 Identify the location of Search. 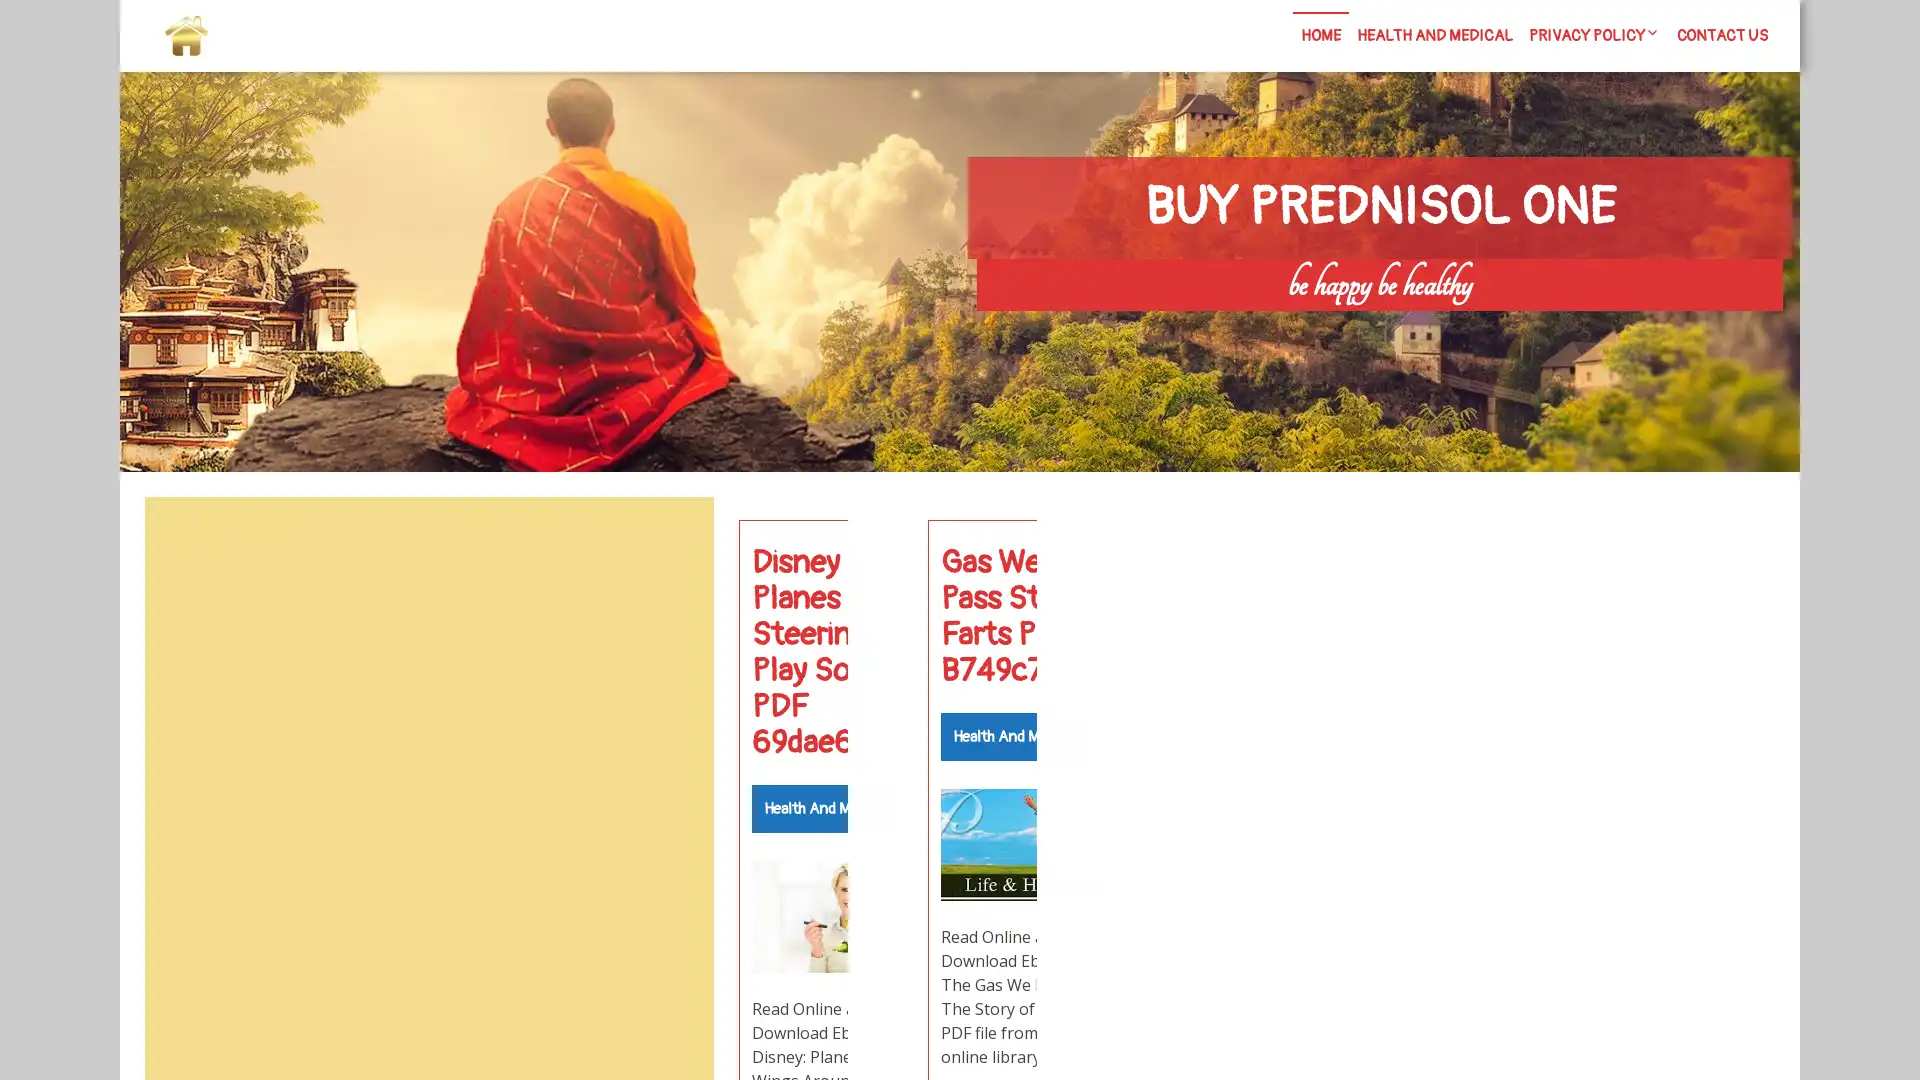
(667, 545).